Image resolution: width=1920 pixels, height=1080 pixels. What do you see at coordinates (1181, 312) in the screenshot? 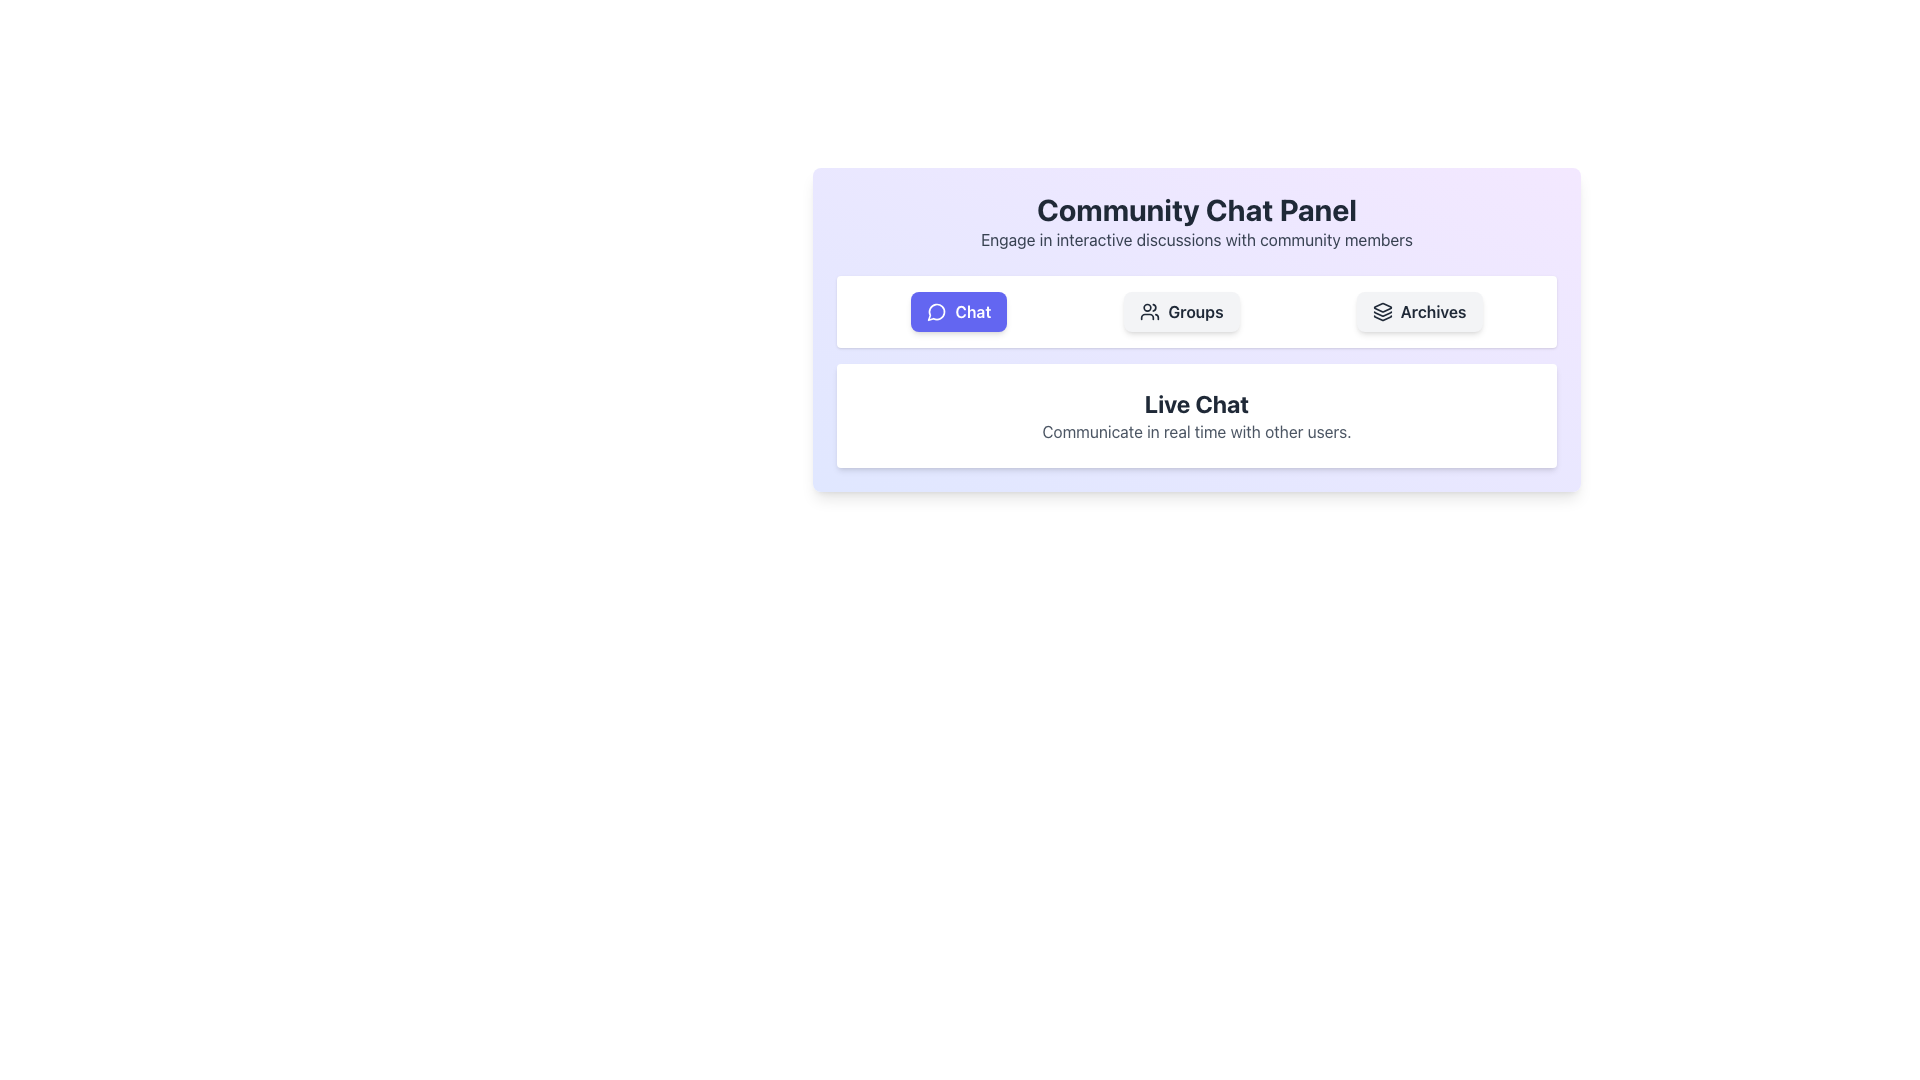
I see `the 'Groups' button, which is the second button in a horizontal row of three buttons` at bounding box center [1181, 312].